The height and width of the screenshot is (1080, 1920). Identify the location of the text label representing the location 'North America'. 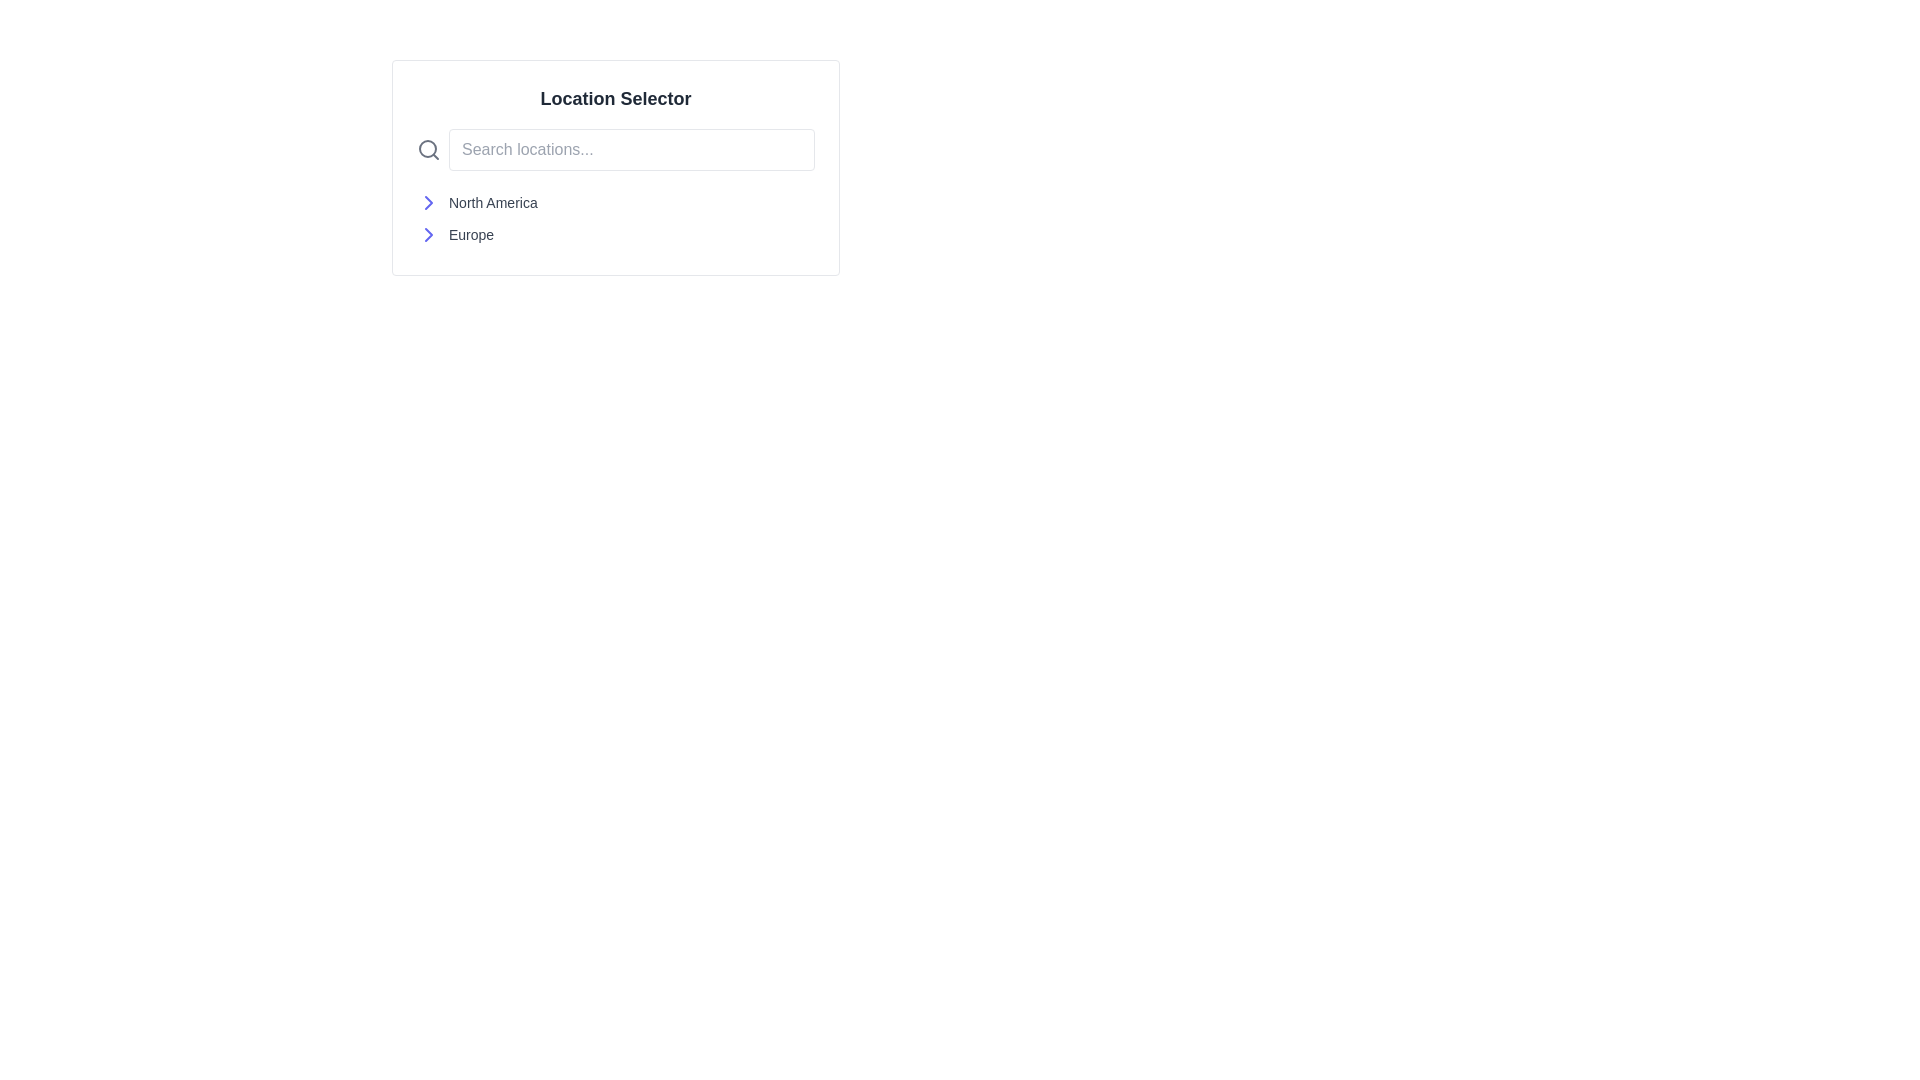
(493, 203).